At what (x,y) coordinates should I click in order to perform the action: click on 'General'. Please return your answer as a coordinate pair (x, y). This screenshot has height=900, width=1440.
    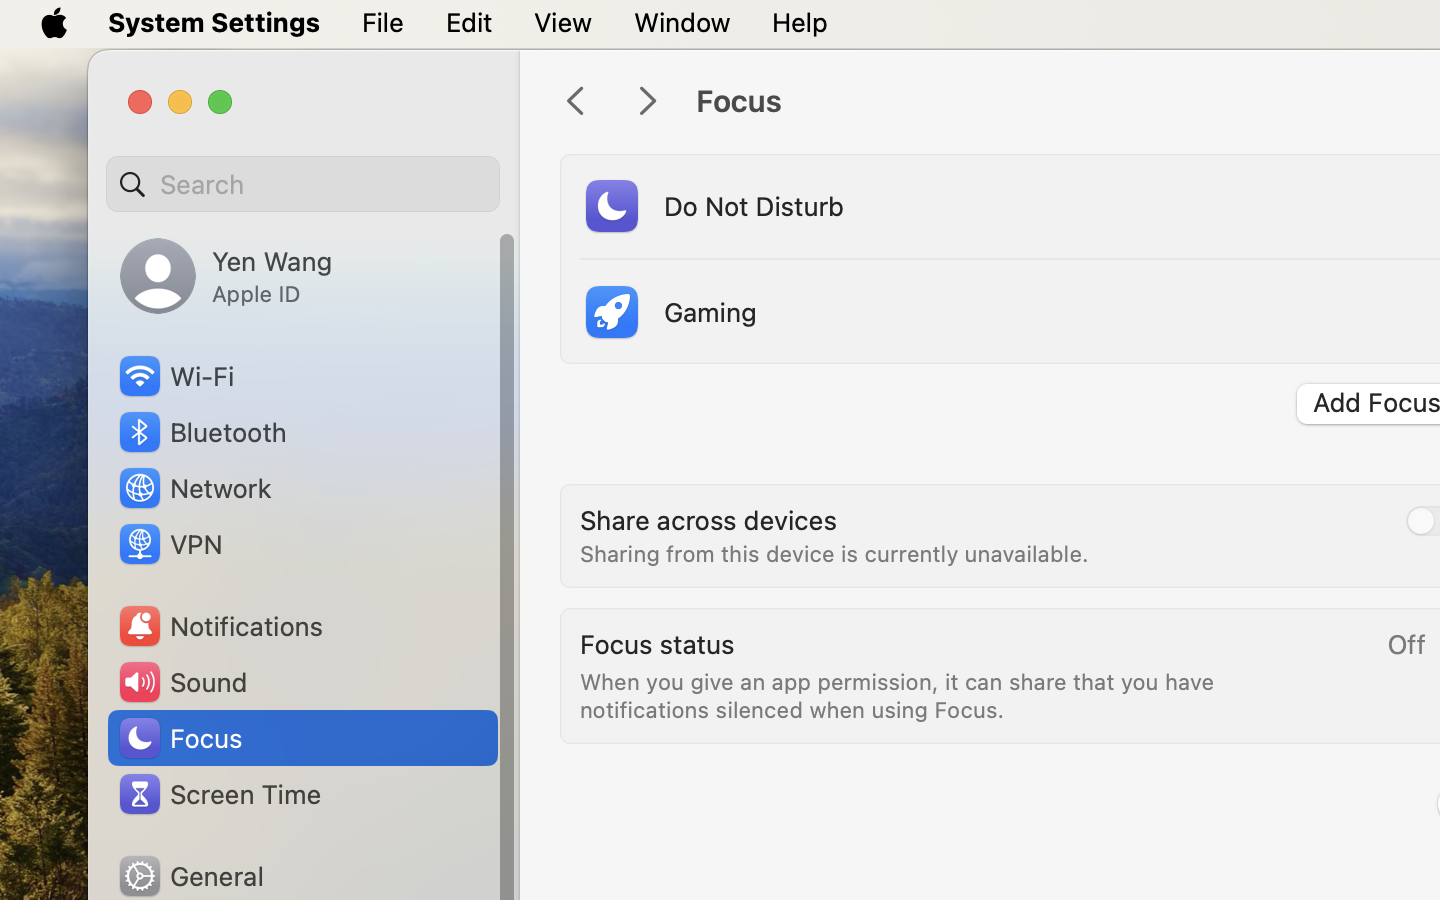
    Looking at the image, I should click on (189, 875).